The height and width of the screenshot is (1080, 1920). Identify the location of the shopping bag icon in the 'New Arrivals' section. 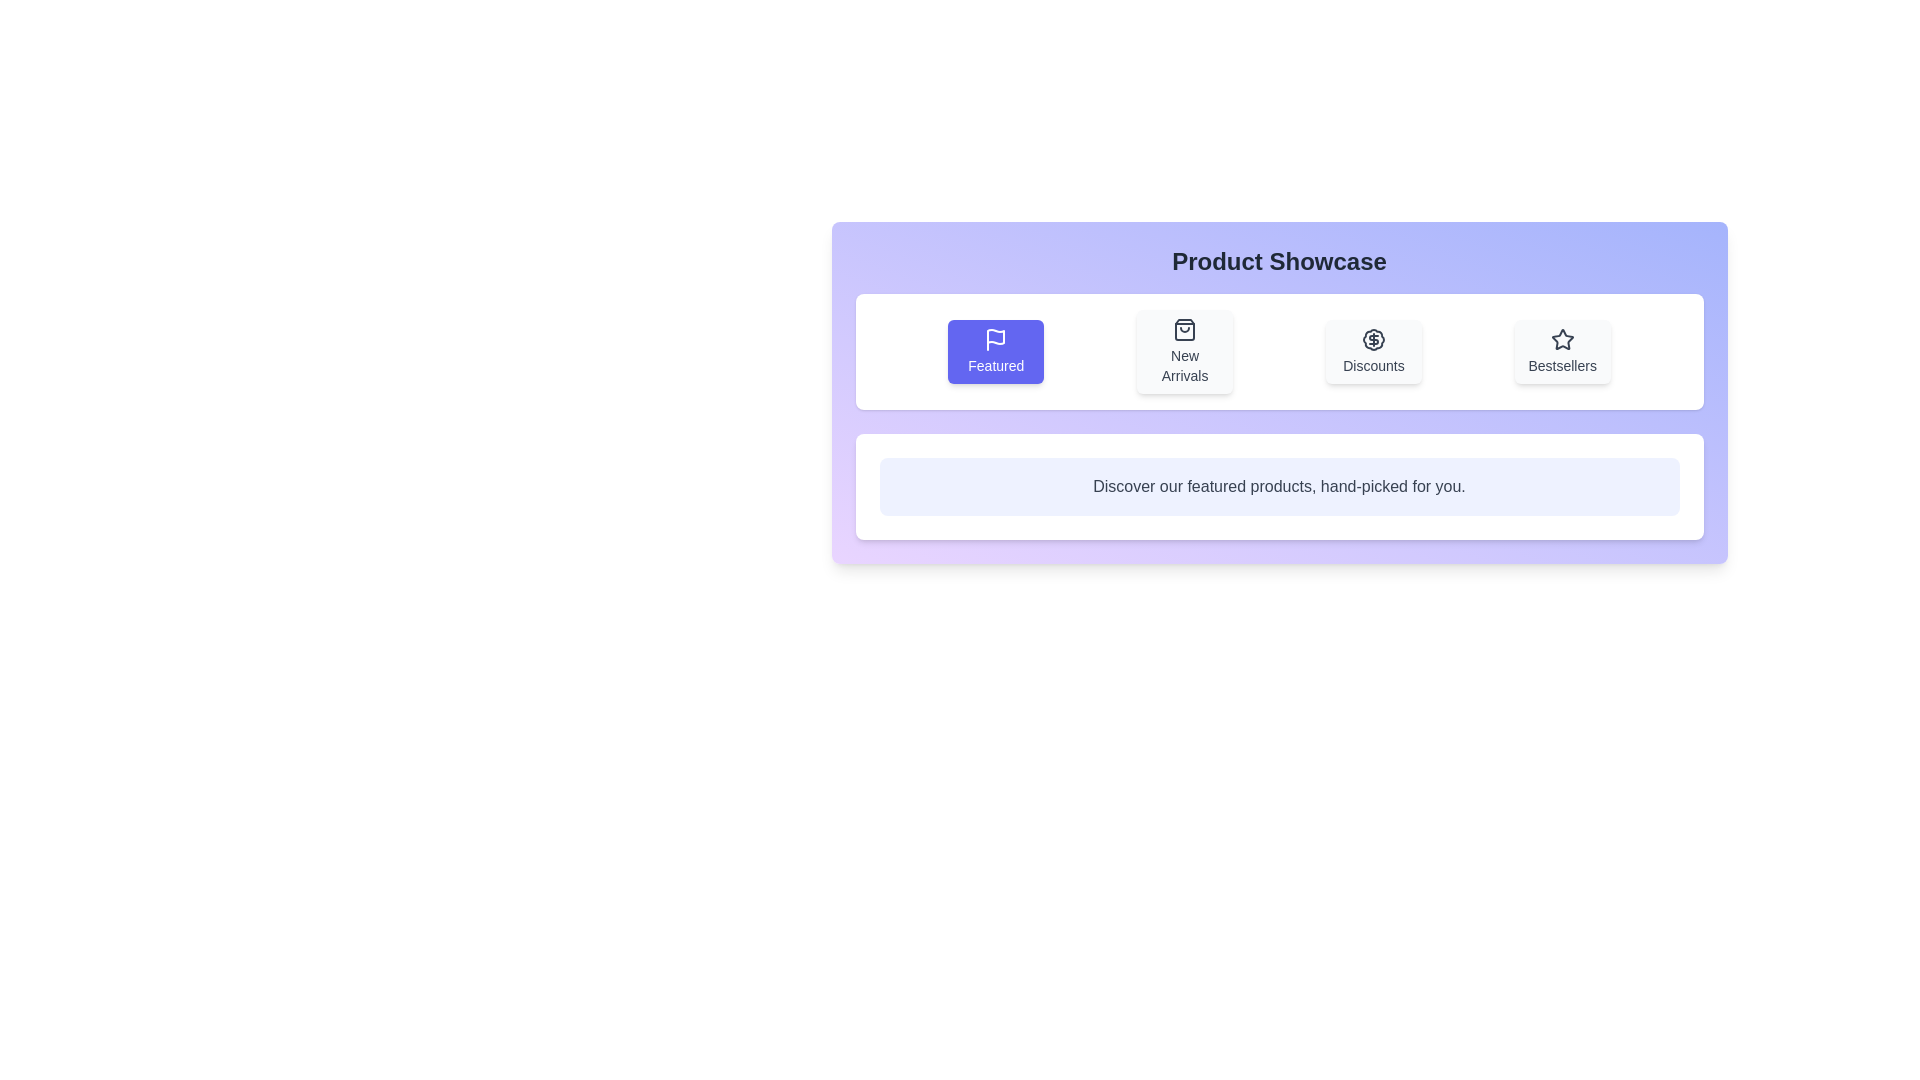
(1185, 329).